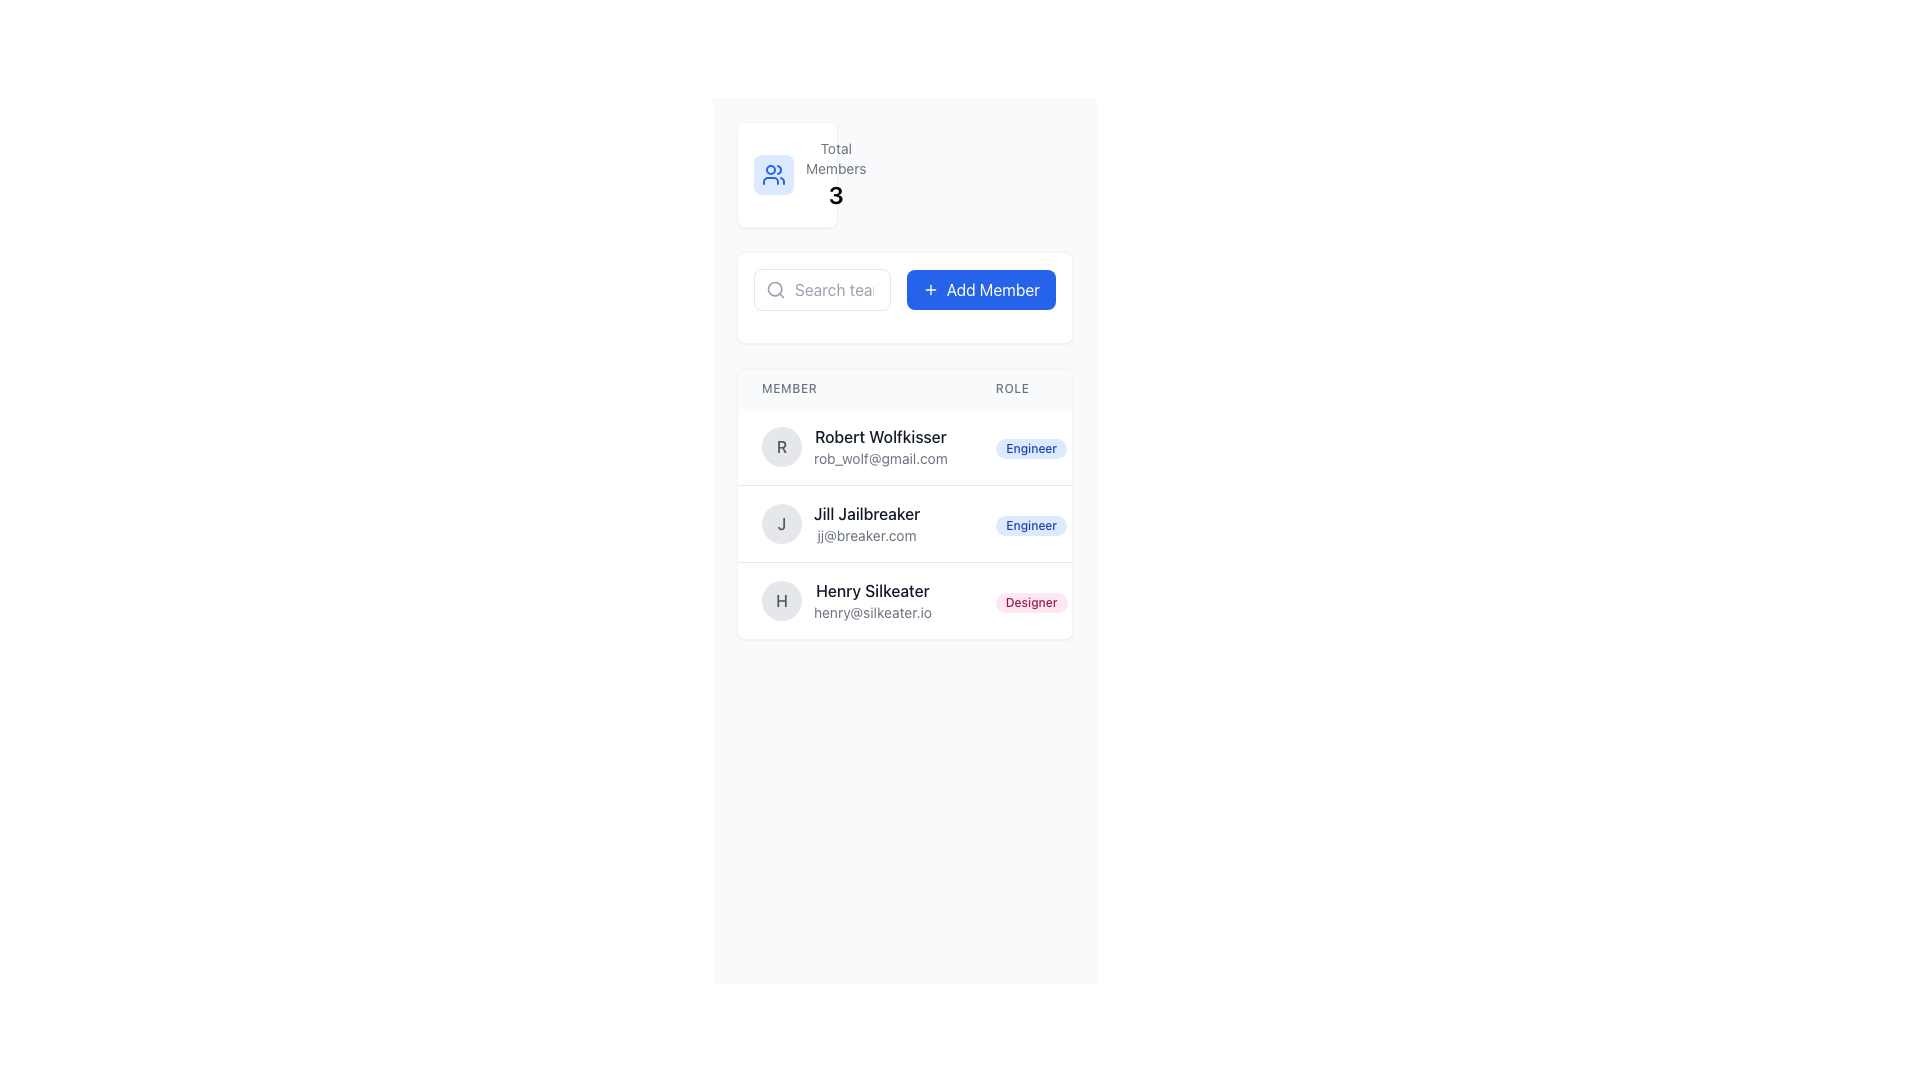  Describe the element at coordinates (1031, 523) in the screenshot. I see `the pill-shaped label with the text 'Engineer' that is styled with a blue background and blue text, located in the 'Role' column next to 'Jill Jailbreaker'` at that location.